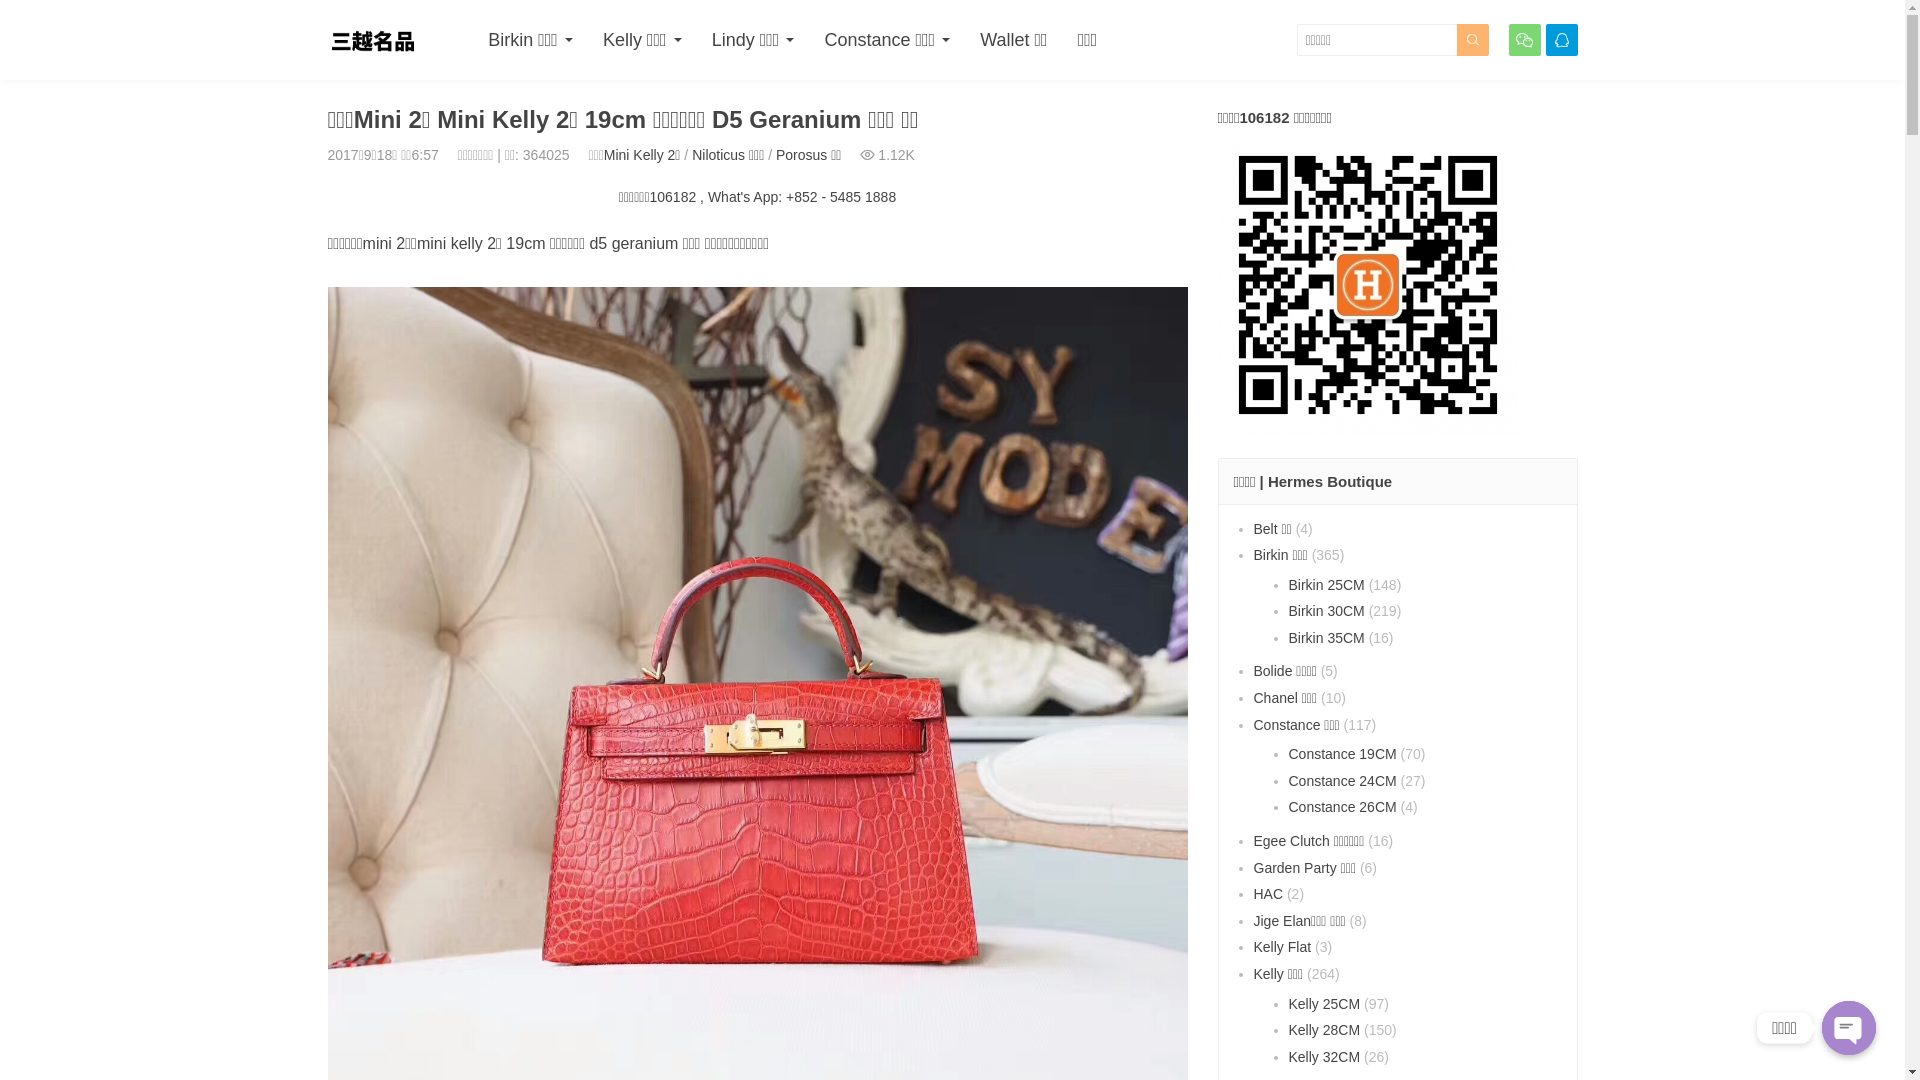 The image size is (1920, 1080). What do you see at coordinates (1287, 585) in the screenshot?
I see `'Birkin 25CM'` at bounding box center [1287, 585].